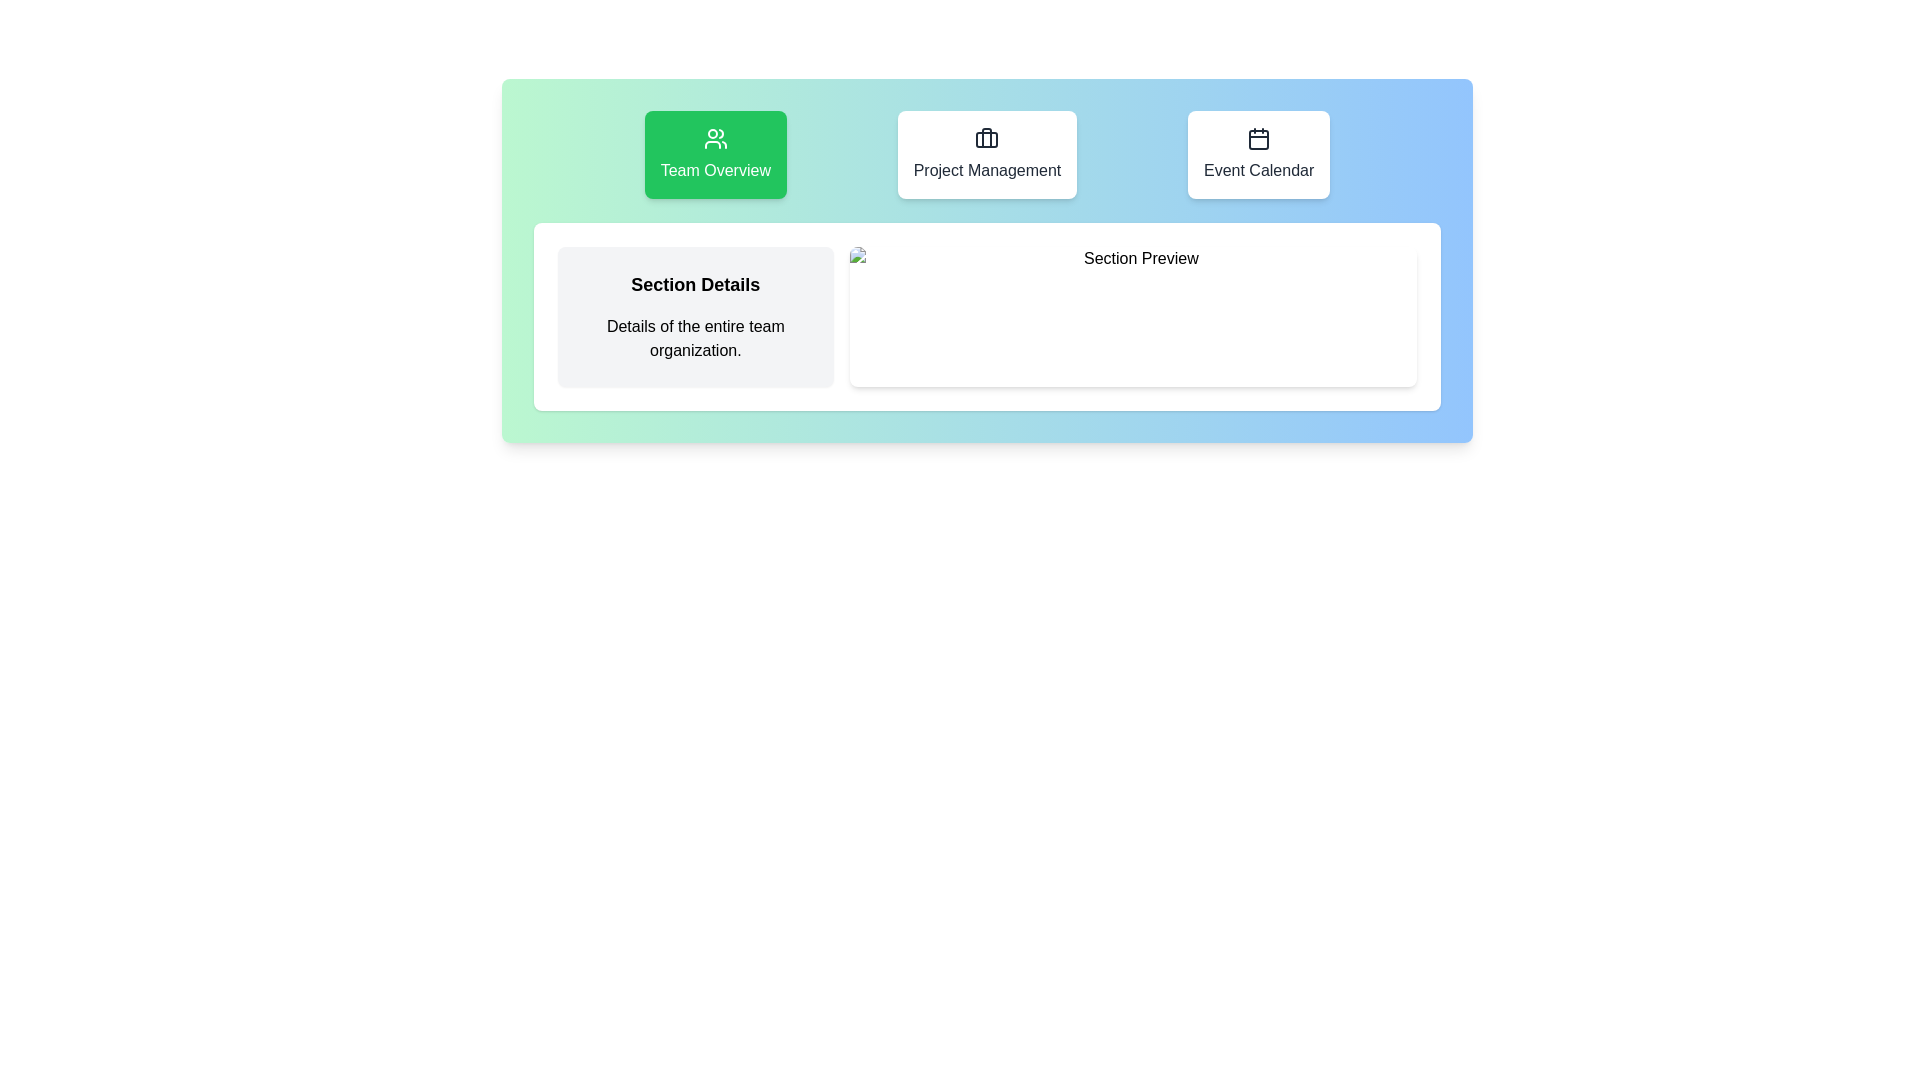 This screenshot has height=1080, width=1920. Describe the element at coordinates (987, 153) in the screenshot. I see `the rectangular button with a white background and a briefcase icon labeled 'Project Management'` at that location.